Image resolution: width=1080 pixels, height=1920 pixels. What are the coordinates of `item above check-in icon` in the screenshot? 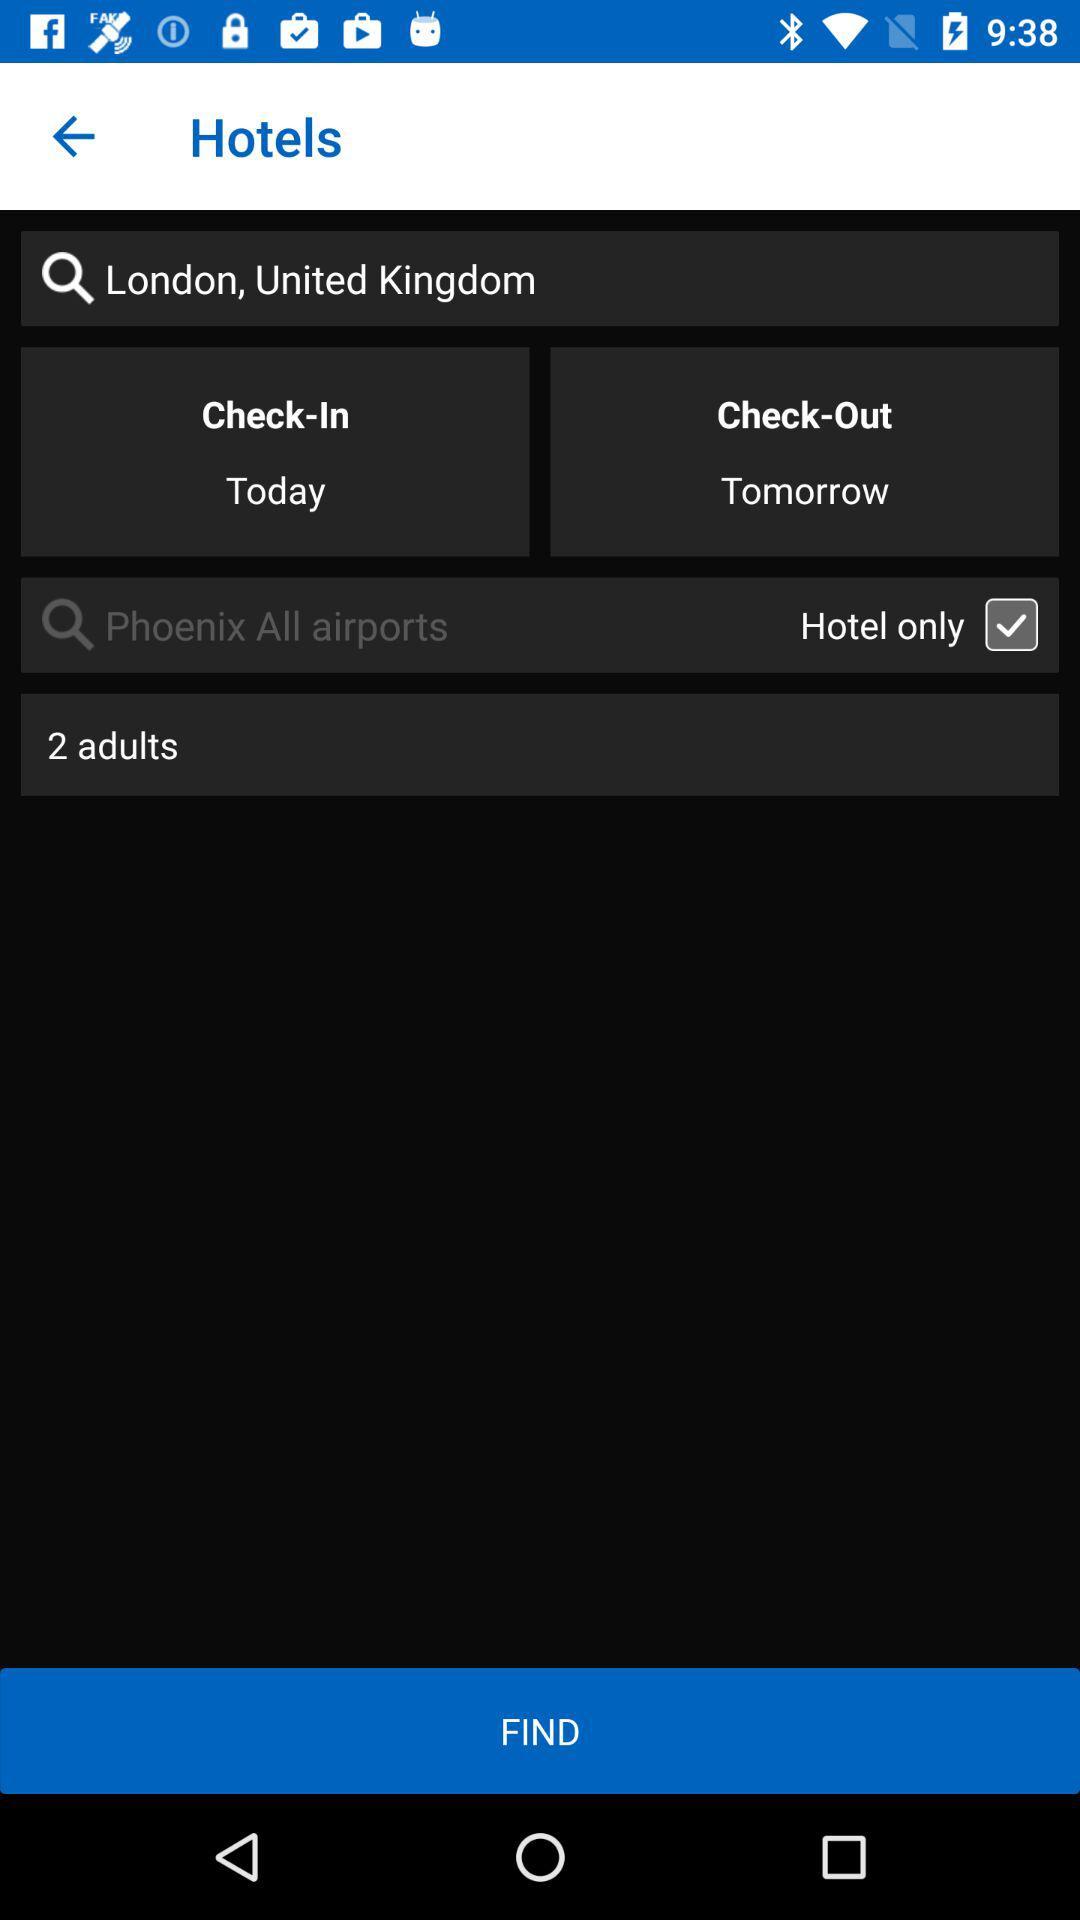 It's located at (540, 277).